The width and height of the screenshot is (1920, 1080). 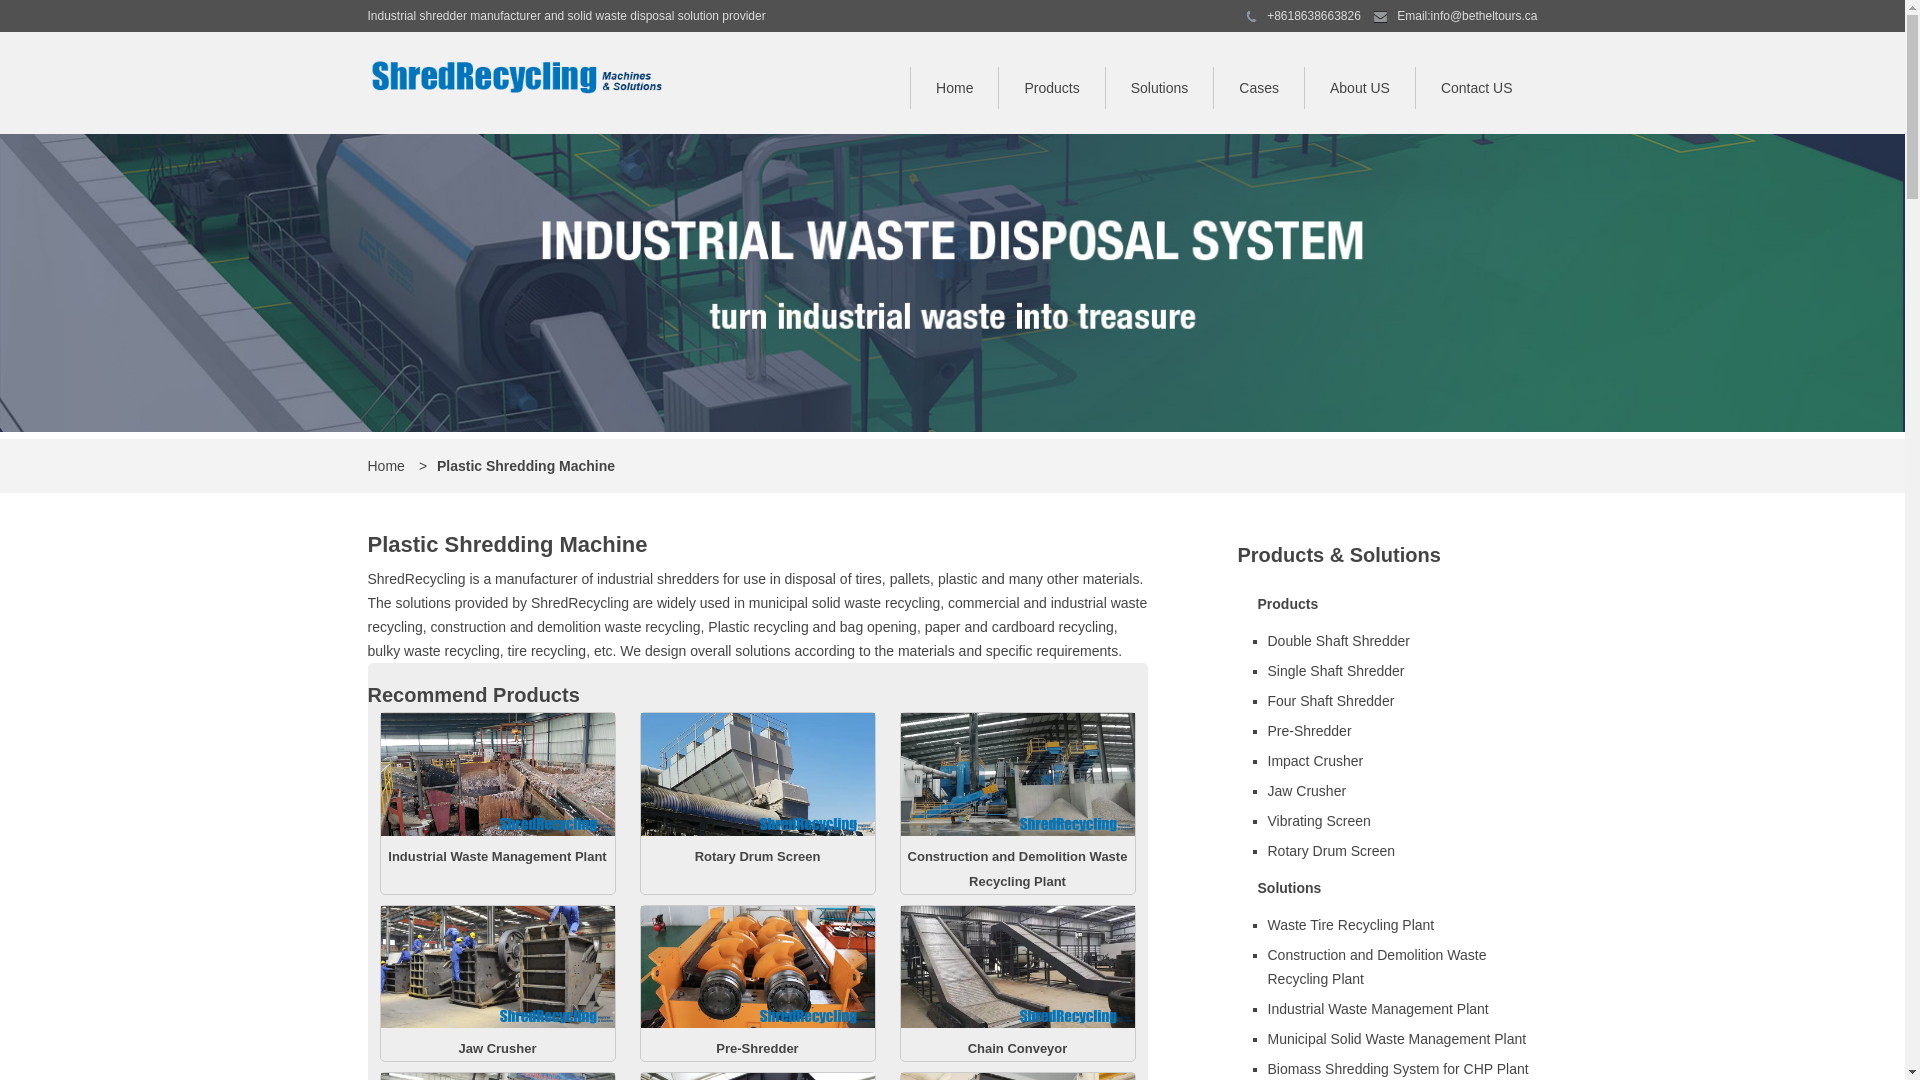 I want to click on 'Products & Solutions', so click(x=1339, y=555).